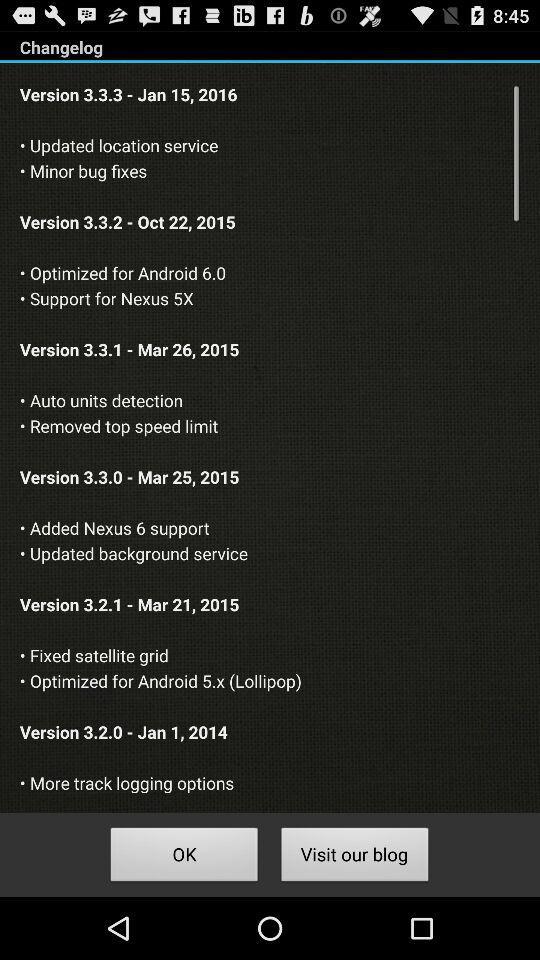  Describe the element at coordinates (354, 856) in the screenshot. I see `button next to the ok icon` at that location.